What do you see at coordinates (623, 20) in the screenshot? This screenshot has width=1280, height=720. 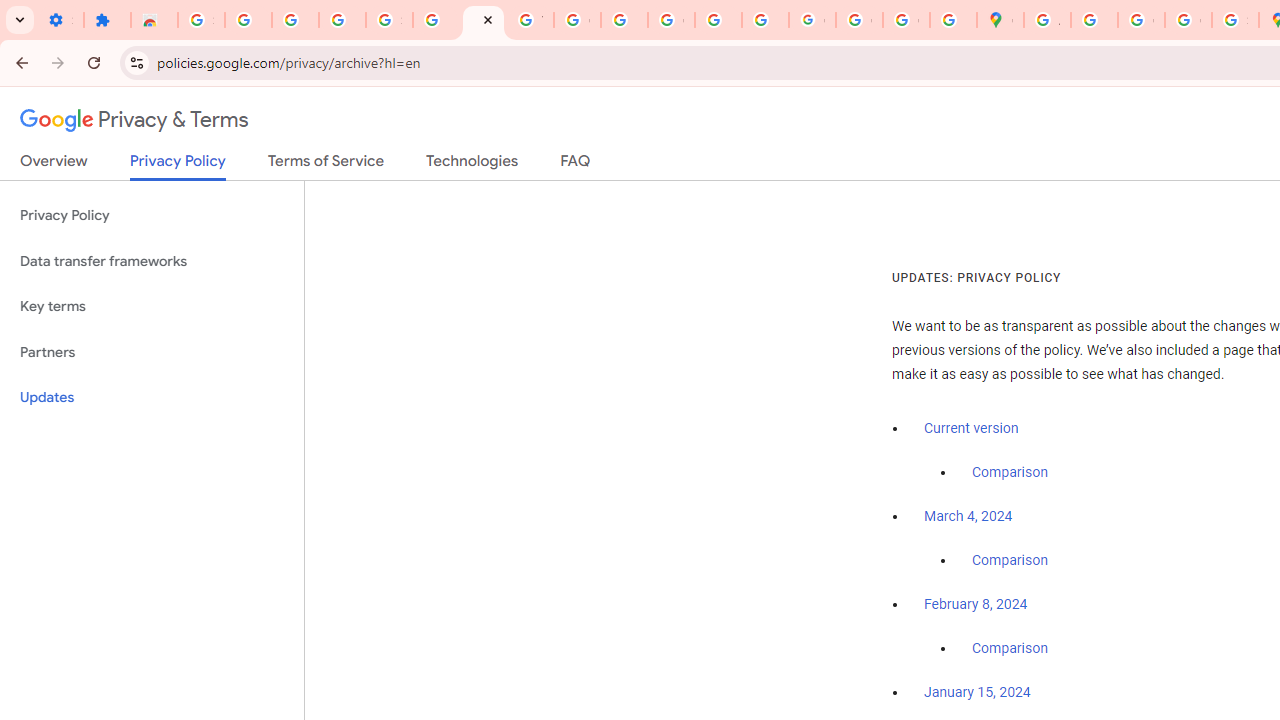 I see `'https://scholar.google.com/'` at bounding box center [623, 20].